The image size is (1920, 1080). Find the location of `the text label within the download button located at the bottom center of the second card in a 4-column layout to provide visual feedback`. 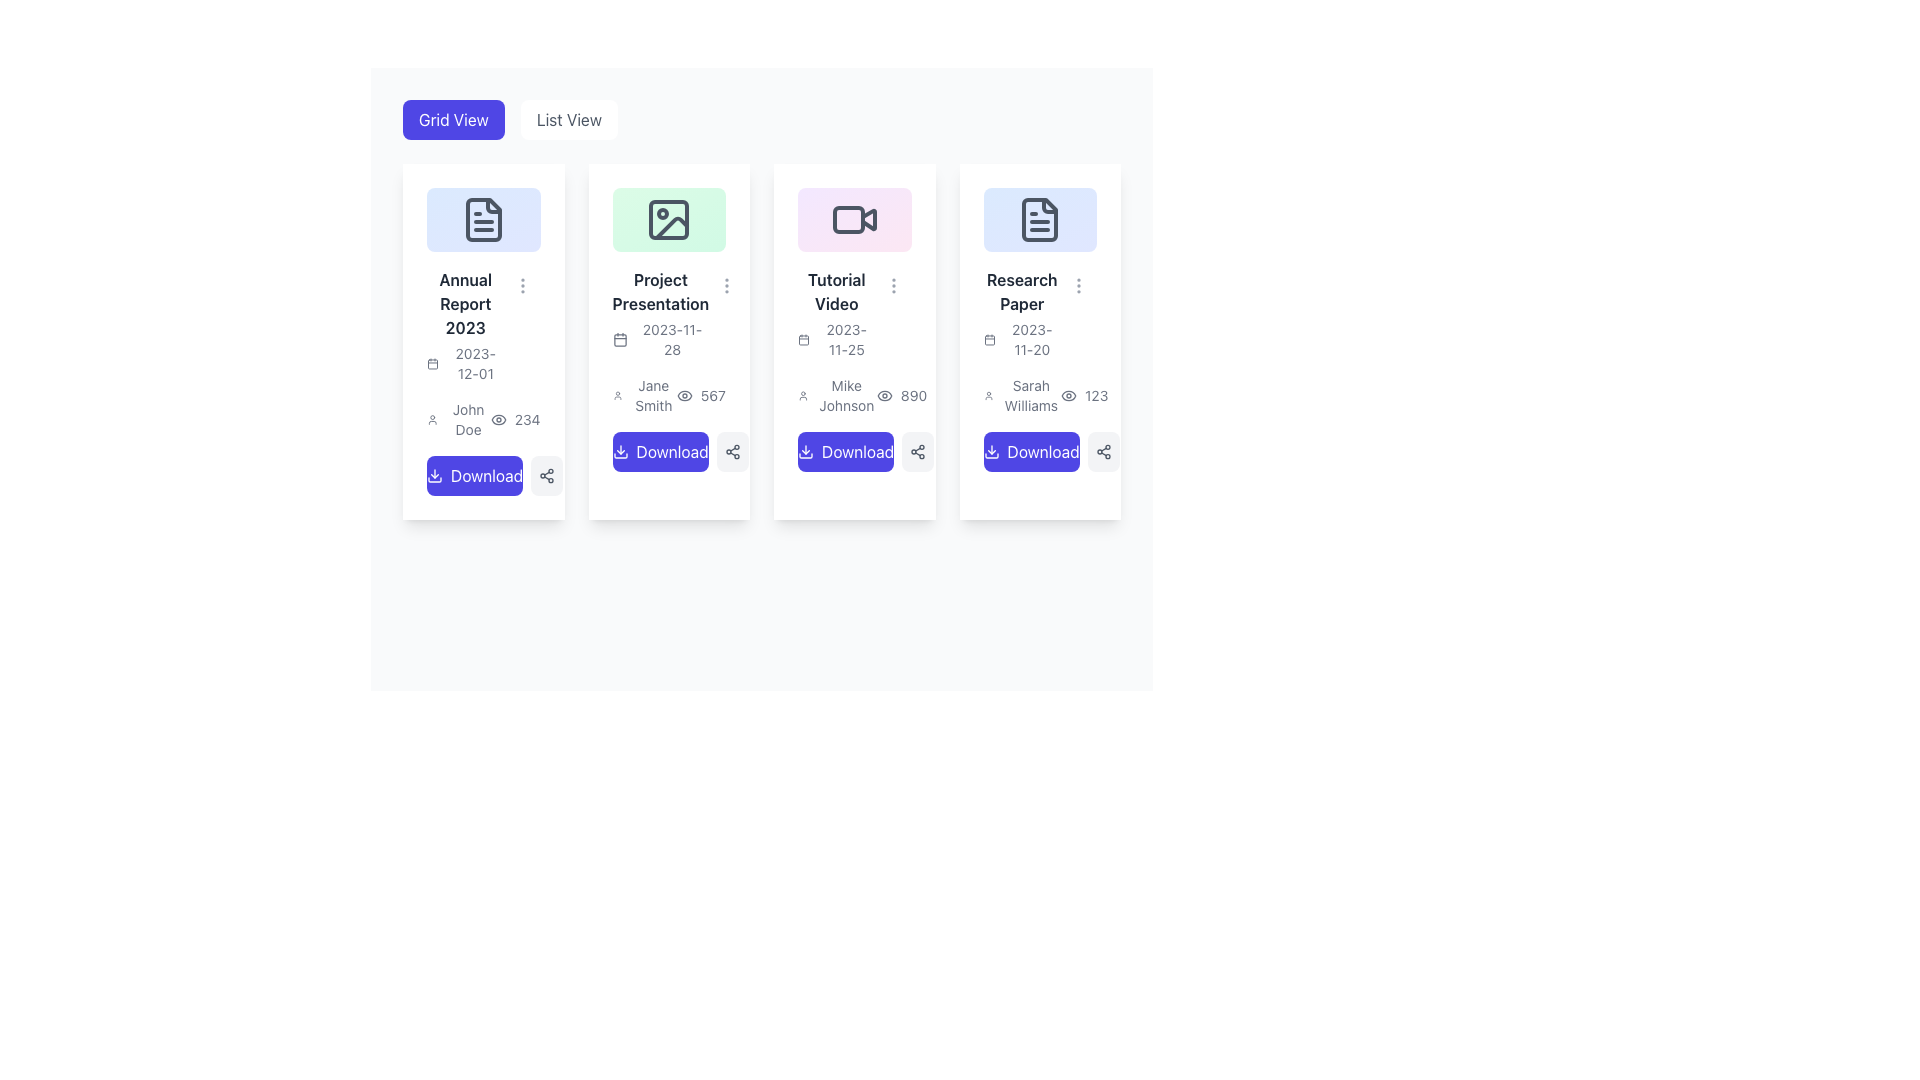

the text label within the download button located at the bottom center of the second card in a 4-column layout to provide visual feedback is located at coordinates (672, 451).